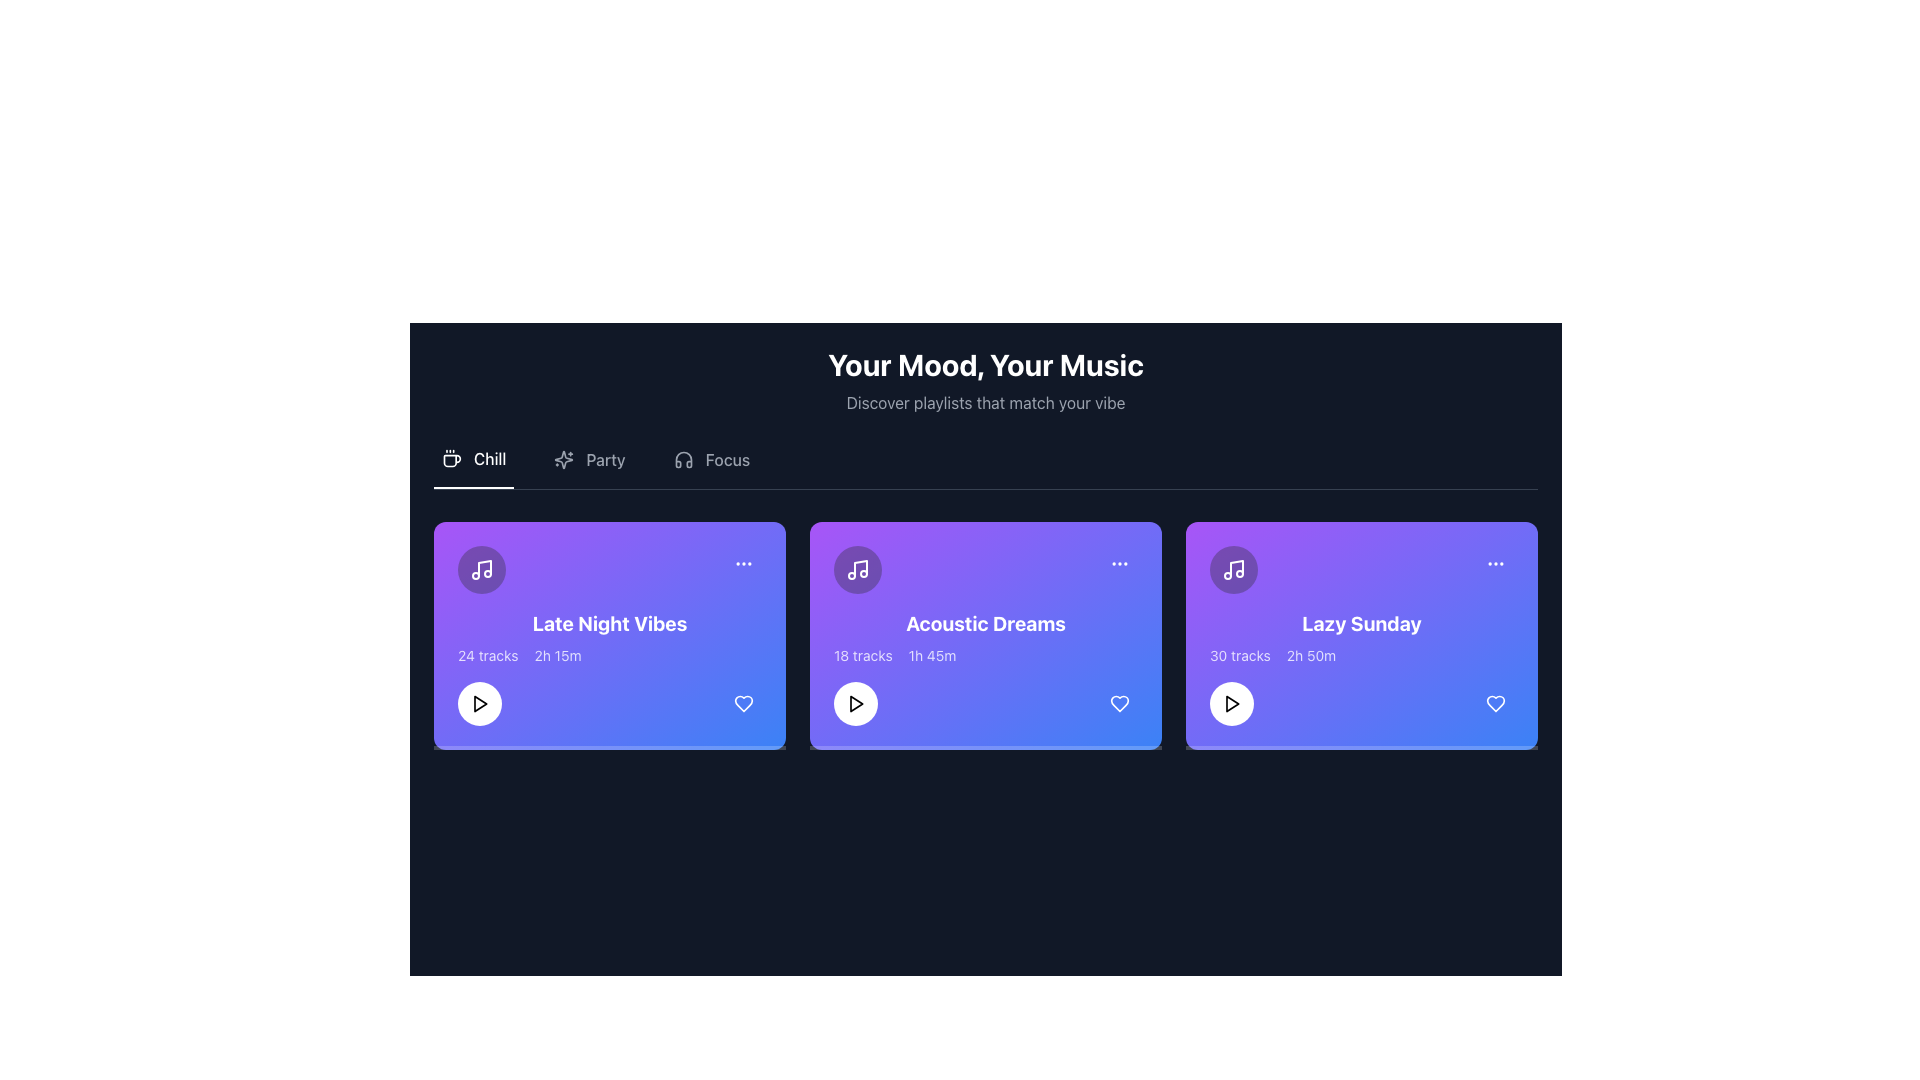 This screenshot has height=1080, width=1920. Describe the element at coordinates (608, 748) in the screenshot. I see `the progress indicator located at the bottom of the 'Late Night Vibes' card, which is the first card in a horizontally aligned group of cards` at that location.